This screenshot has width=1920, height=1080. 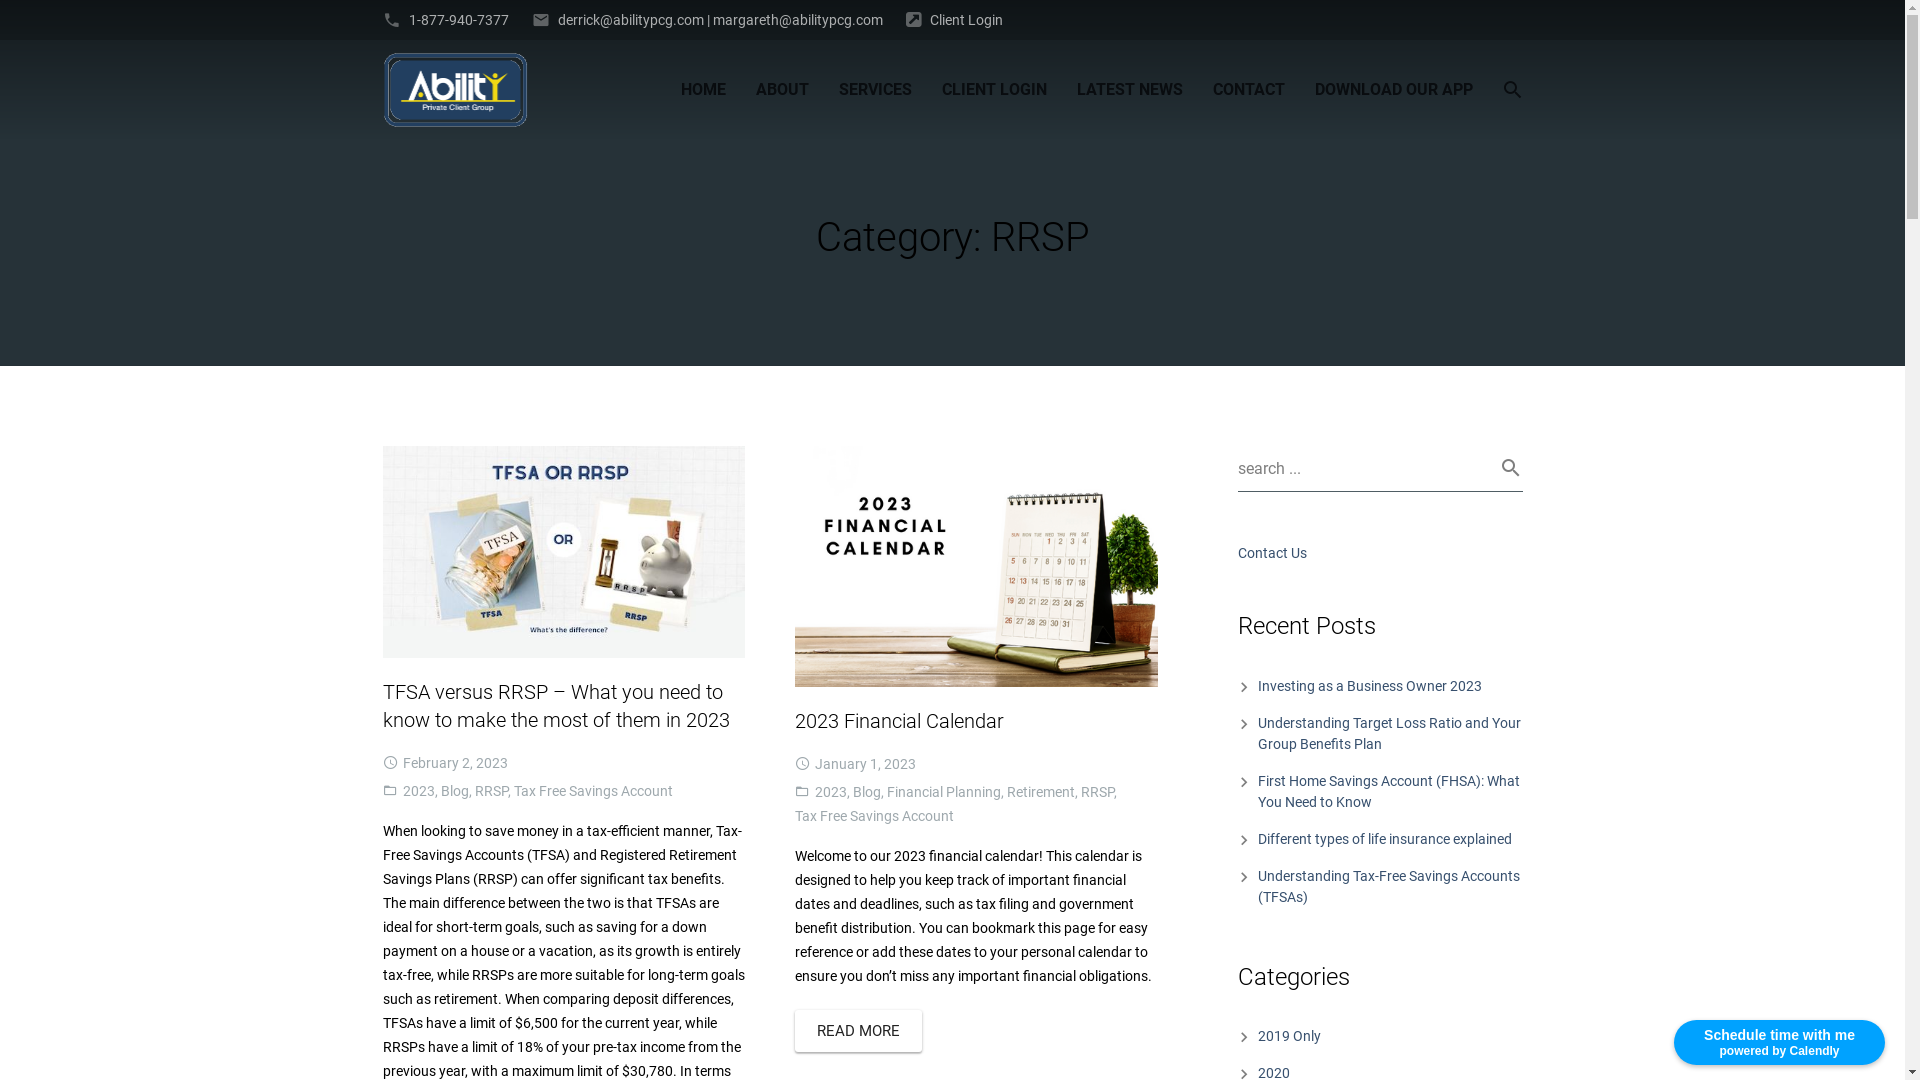 What do you see at coordinates (824, 88) in the screenshot?
I see `'SERVICES'` at bounding box center [824, 88].